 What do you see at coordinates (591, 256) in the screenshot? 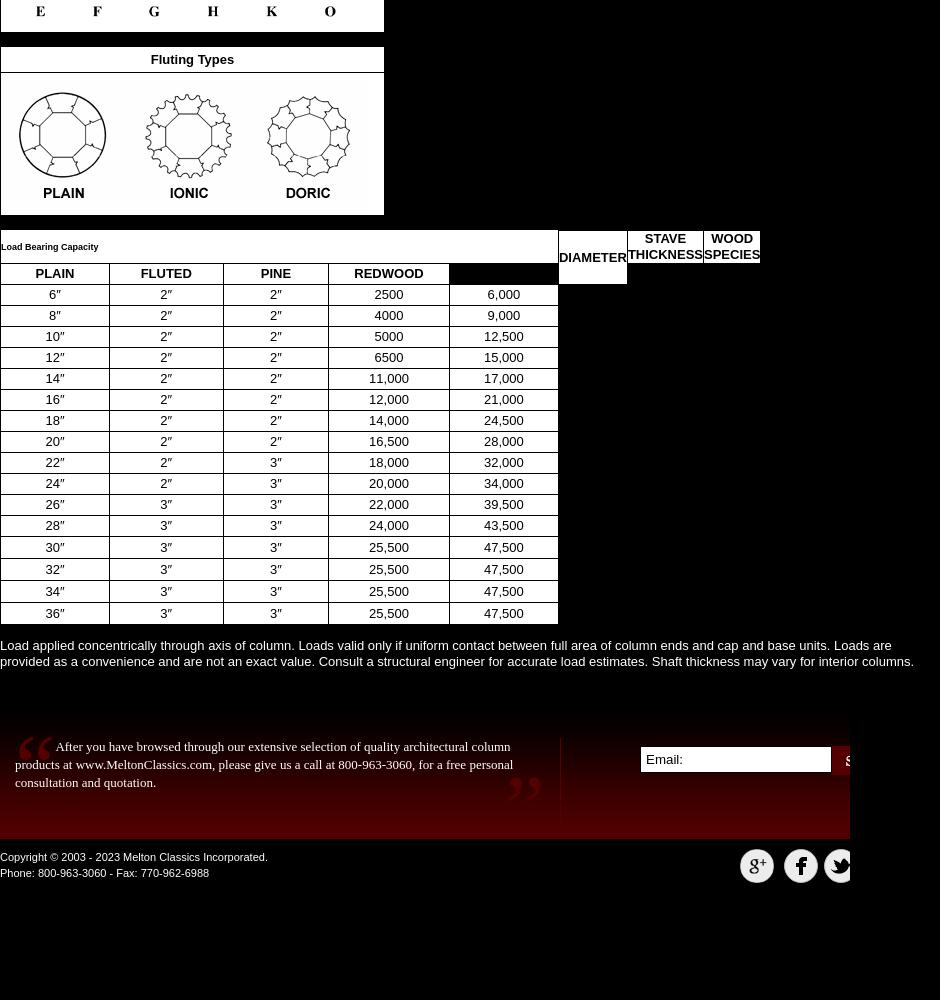
I see `'DIAMETER'` at bounding box center [591, 256].